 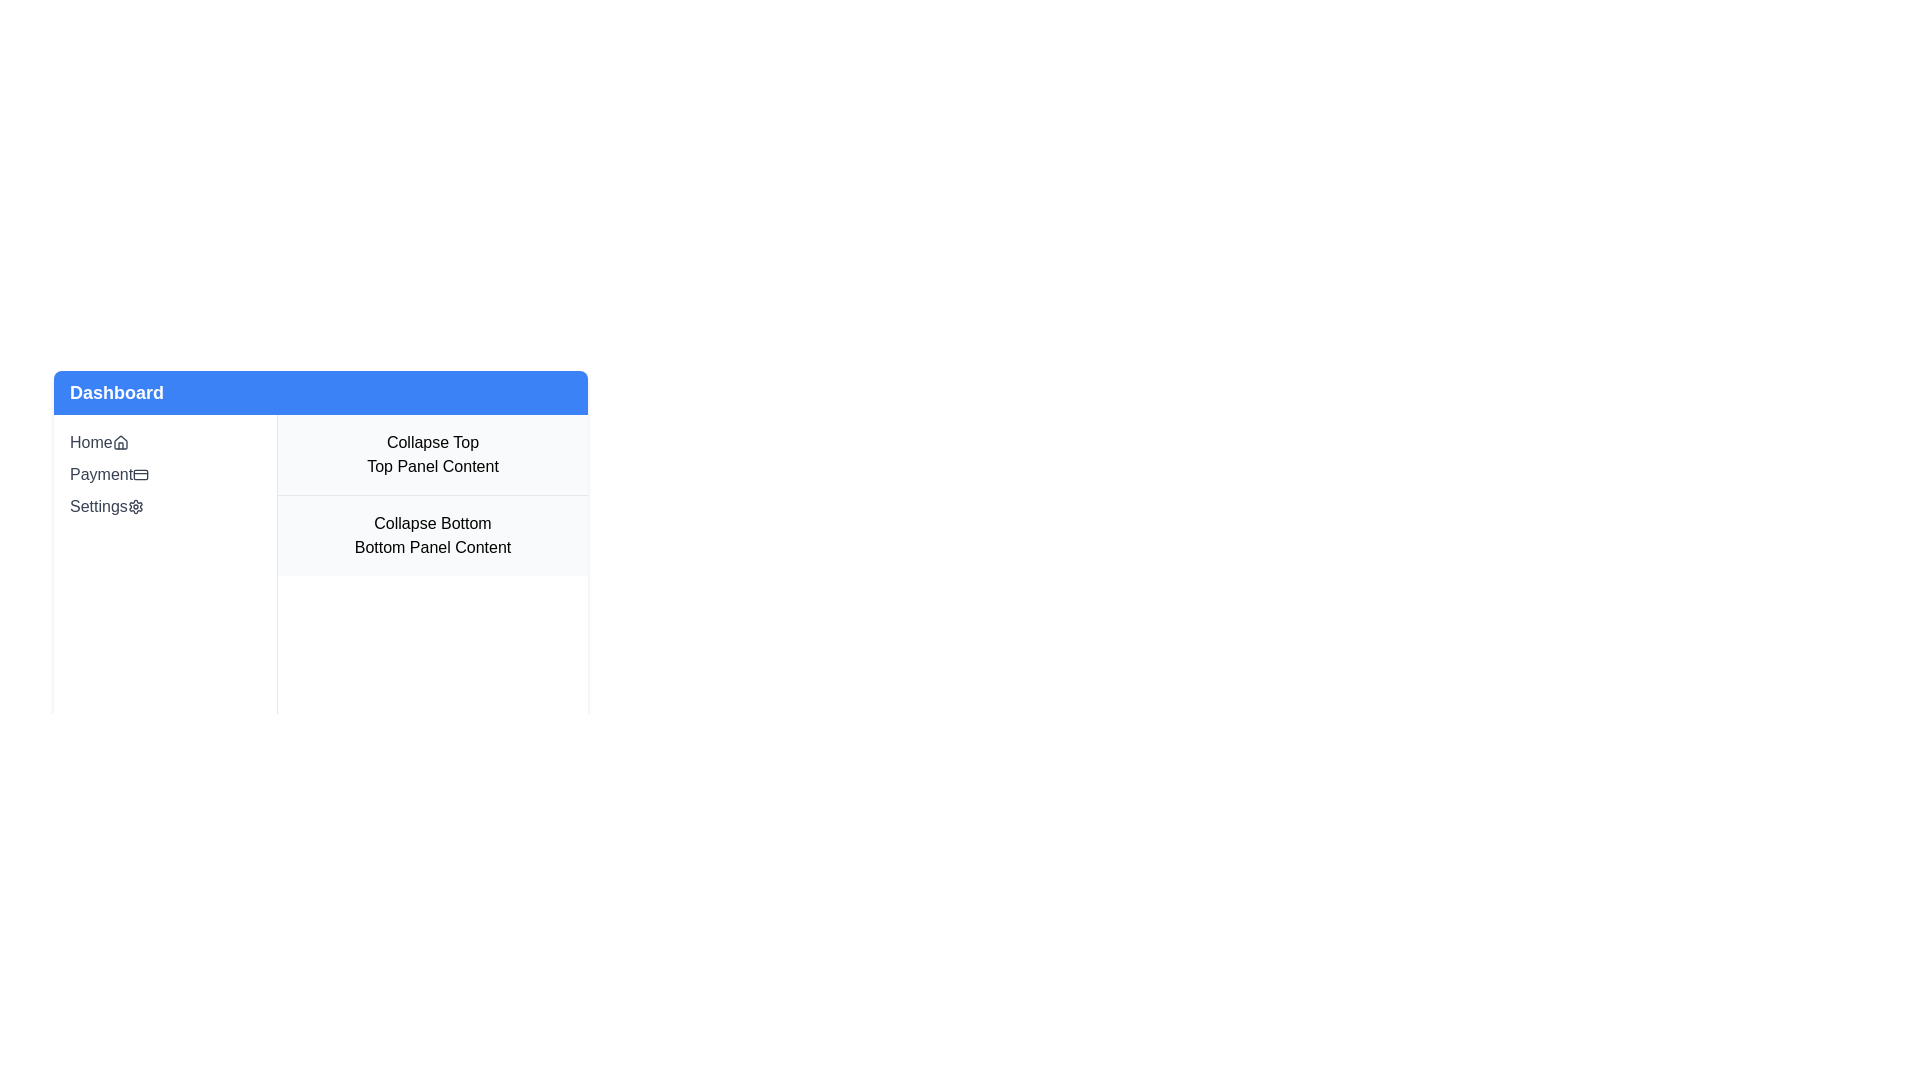 What do you see at coordinates (431, 535) in the screenshot?
I see `the text label for the collapsible section titled 'Collapse Bottom' that displays 'Bottom Panel Content', located in the lower section of the interface` at bounding box center [431, 535].